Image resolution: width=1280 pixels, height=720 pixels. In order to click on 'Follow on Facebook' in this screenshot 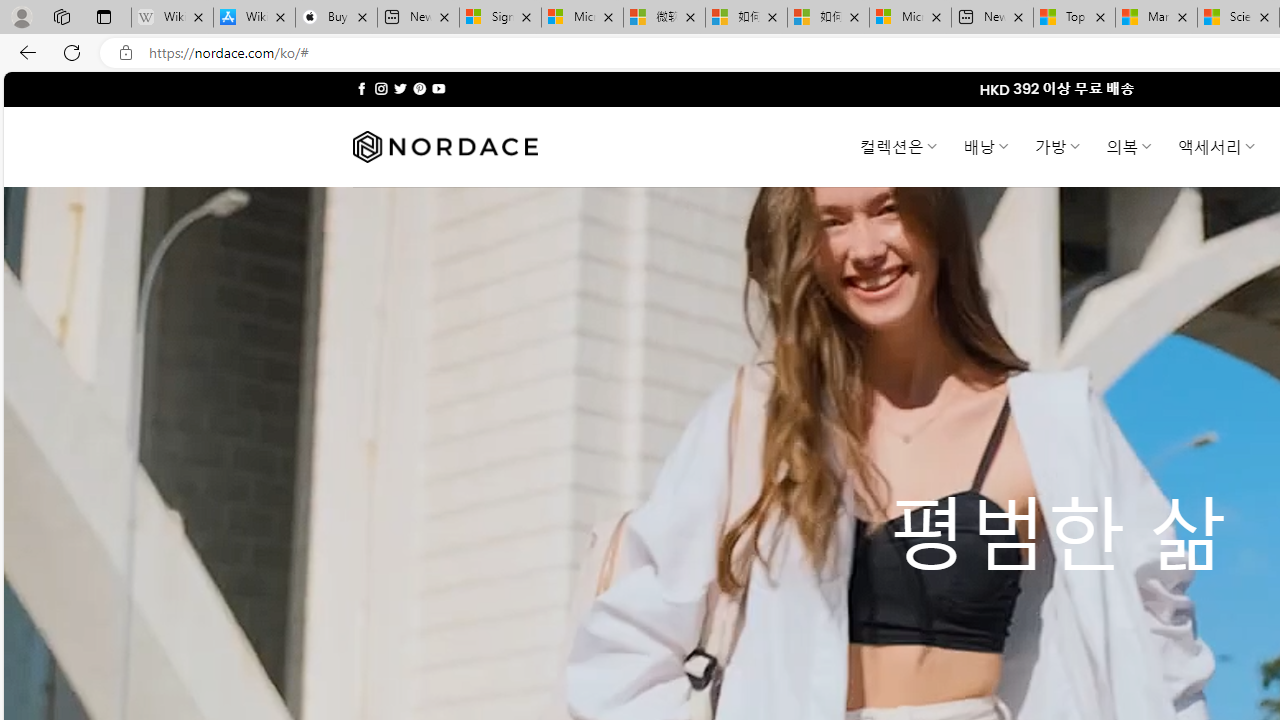, I will do `click(362, 88)`.